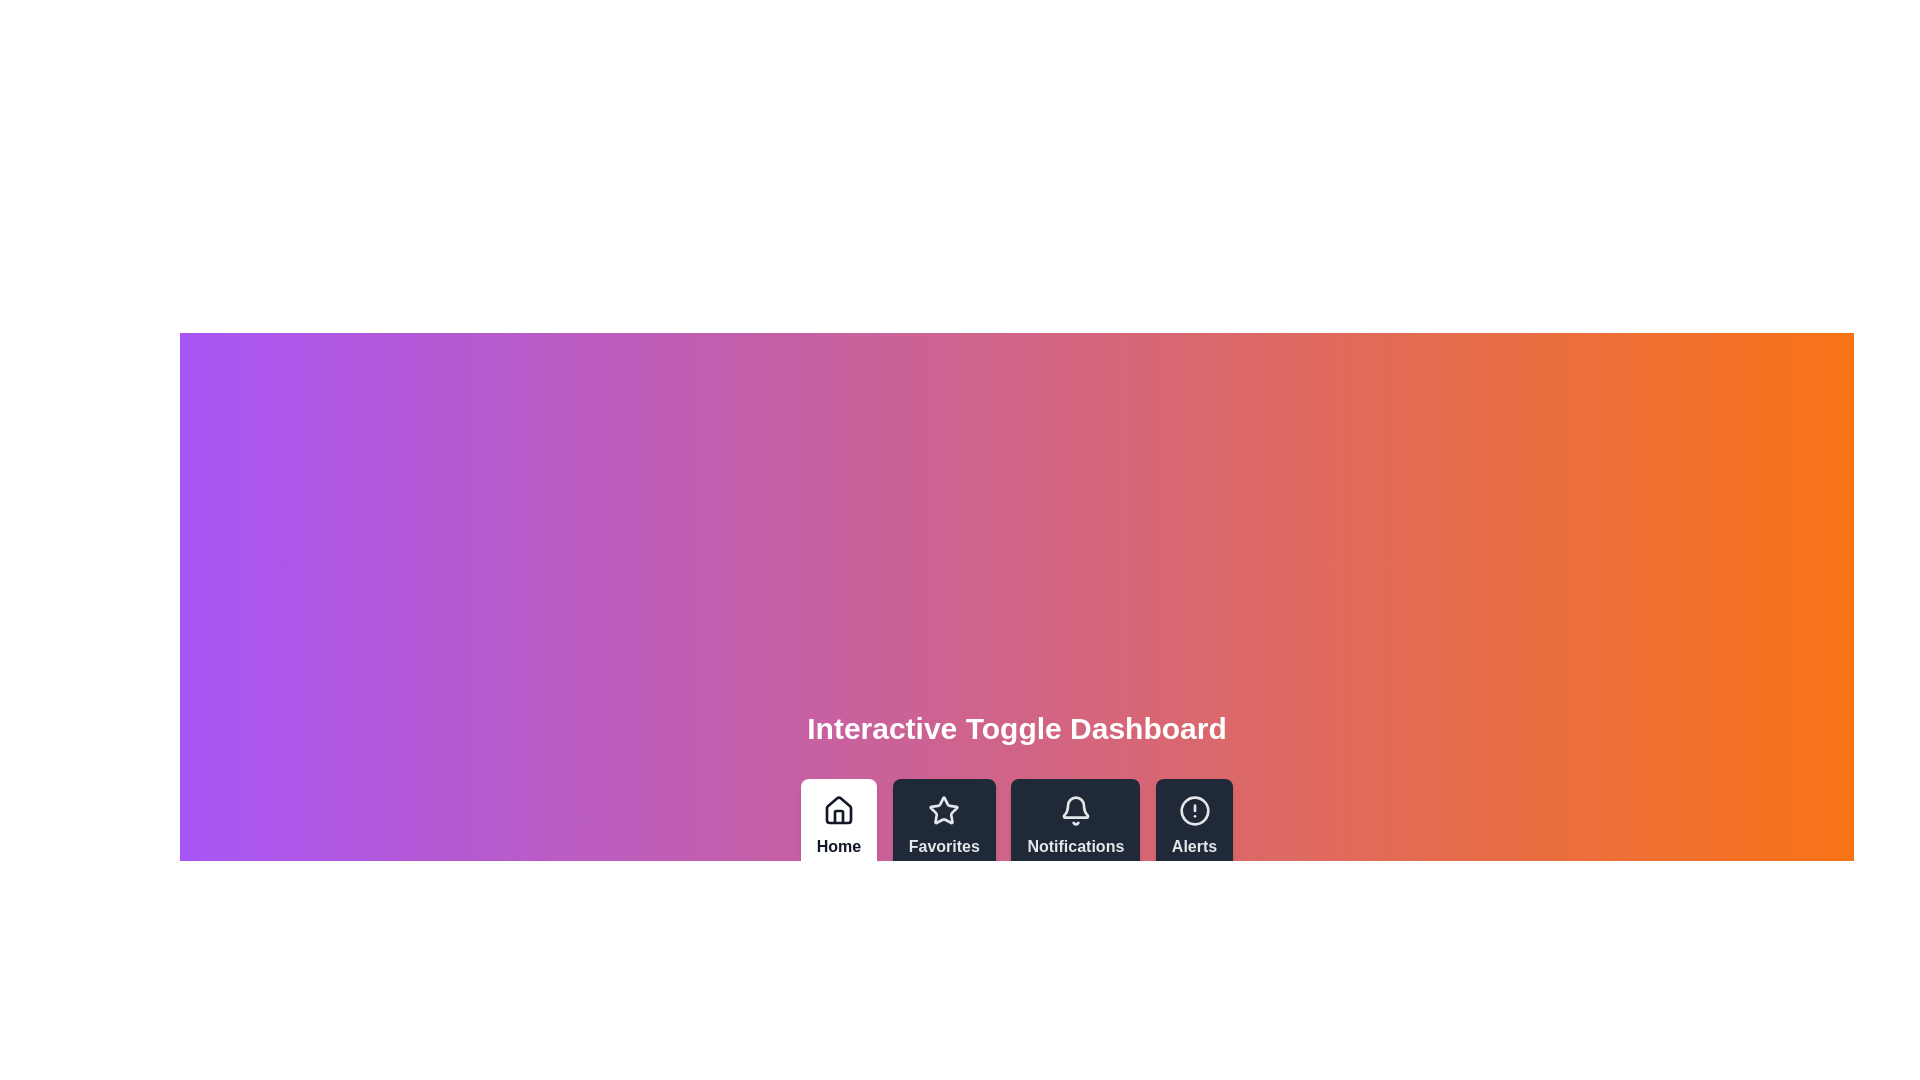  What do you see at coordinates (943, 826) in the screenshot?
I see `the Favorites tab by clicking on its corresponding button` at bounding box center [943, 826].